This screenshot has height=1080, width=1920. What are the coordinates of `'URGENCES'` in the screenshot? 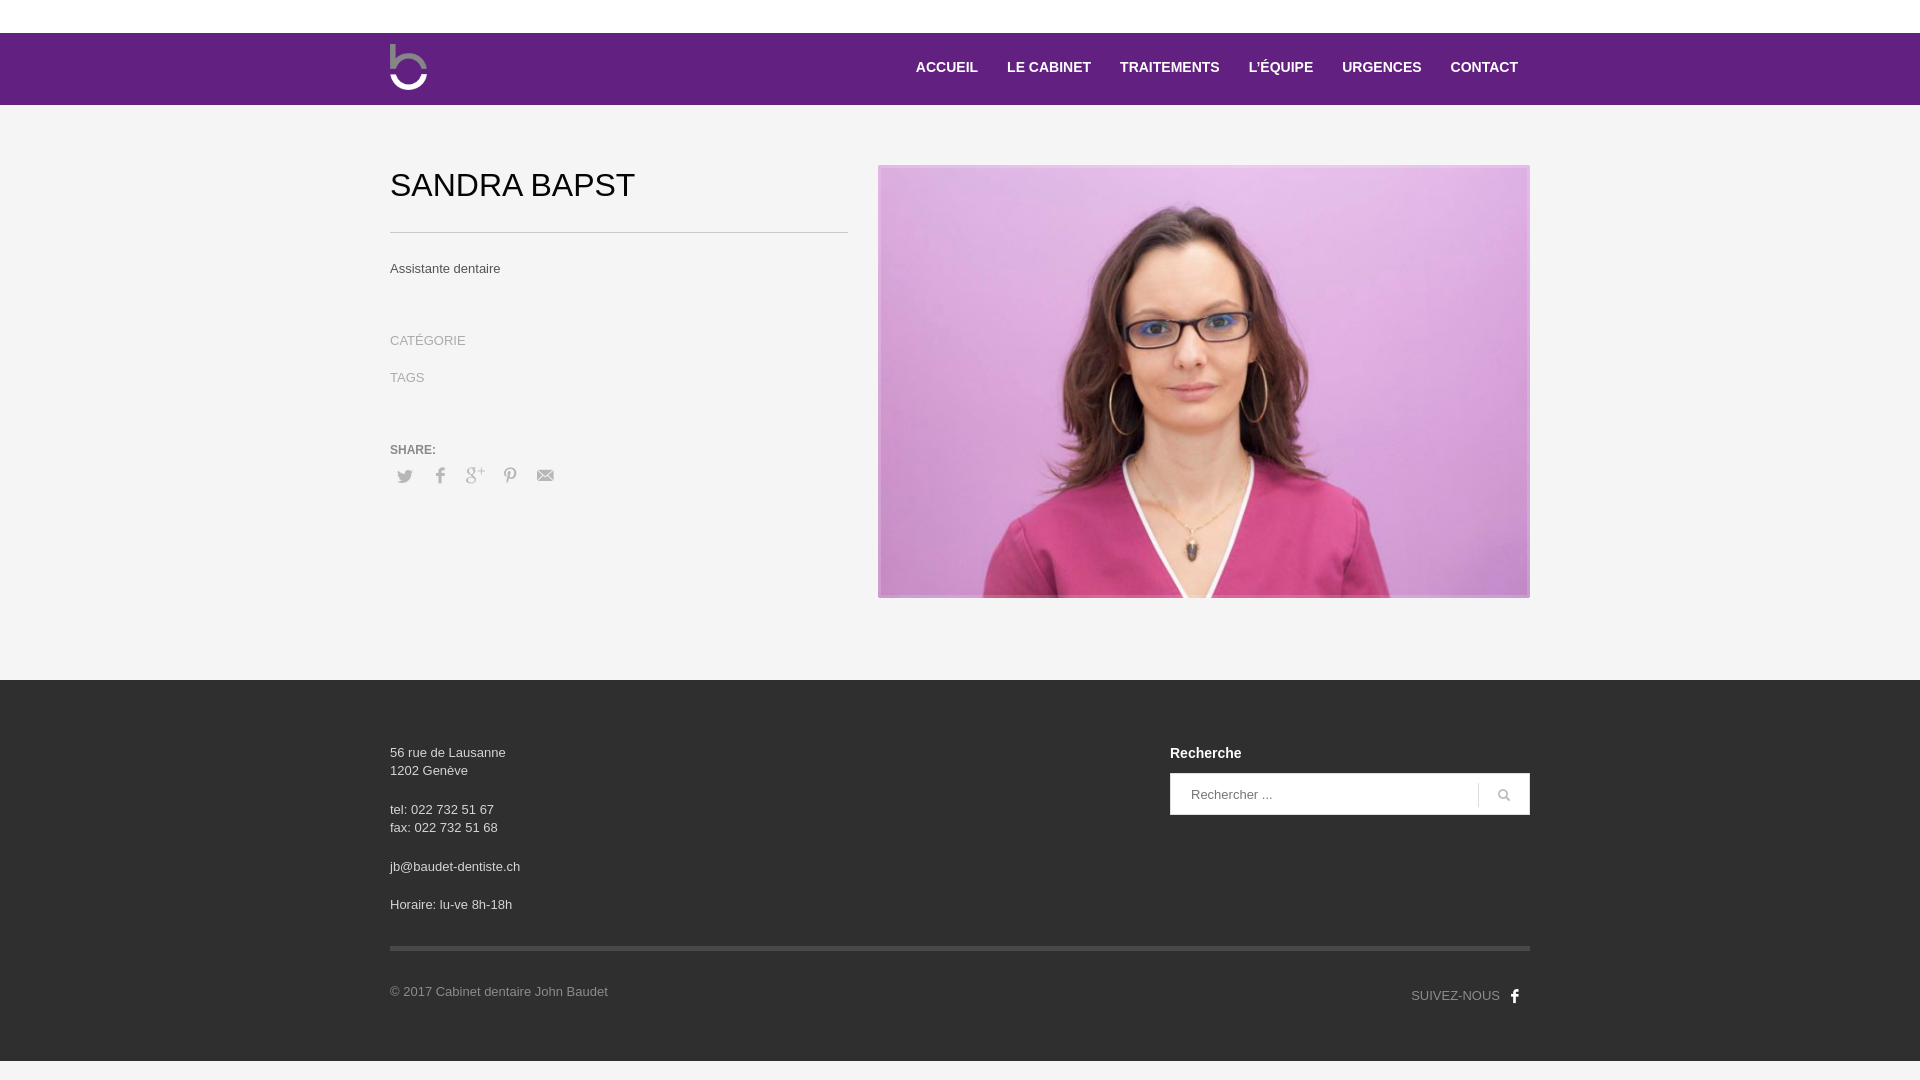 It's located at (1380, 65).